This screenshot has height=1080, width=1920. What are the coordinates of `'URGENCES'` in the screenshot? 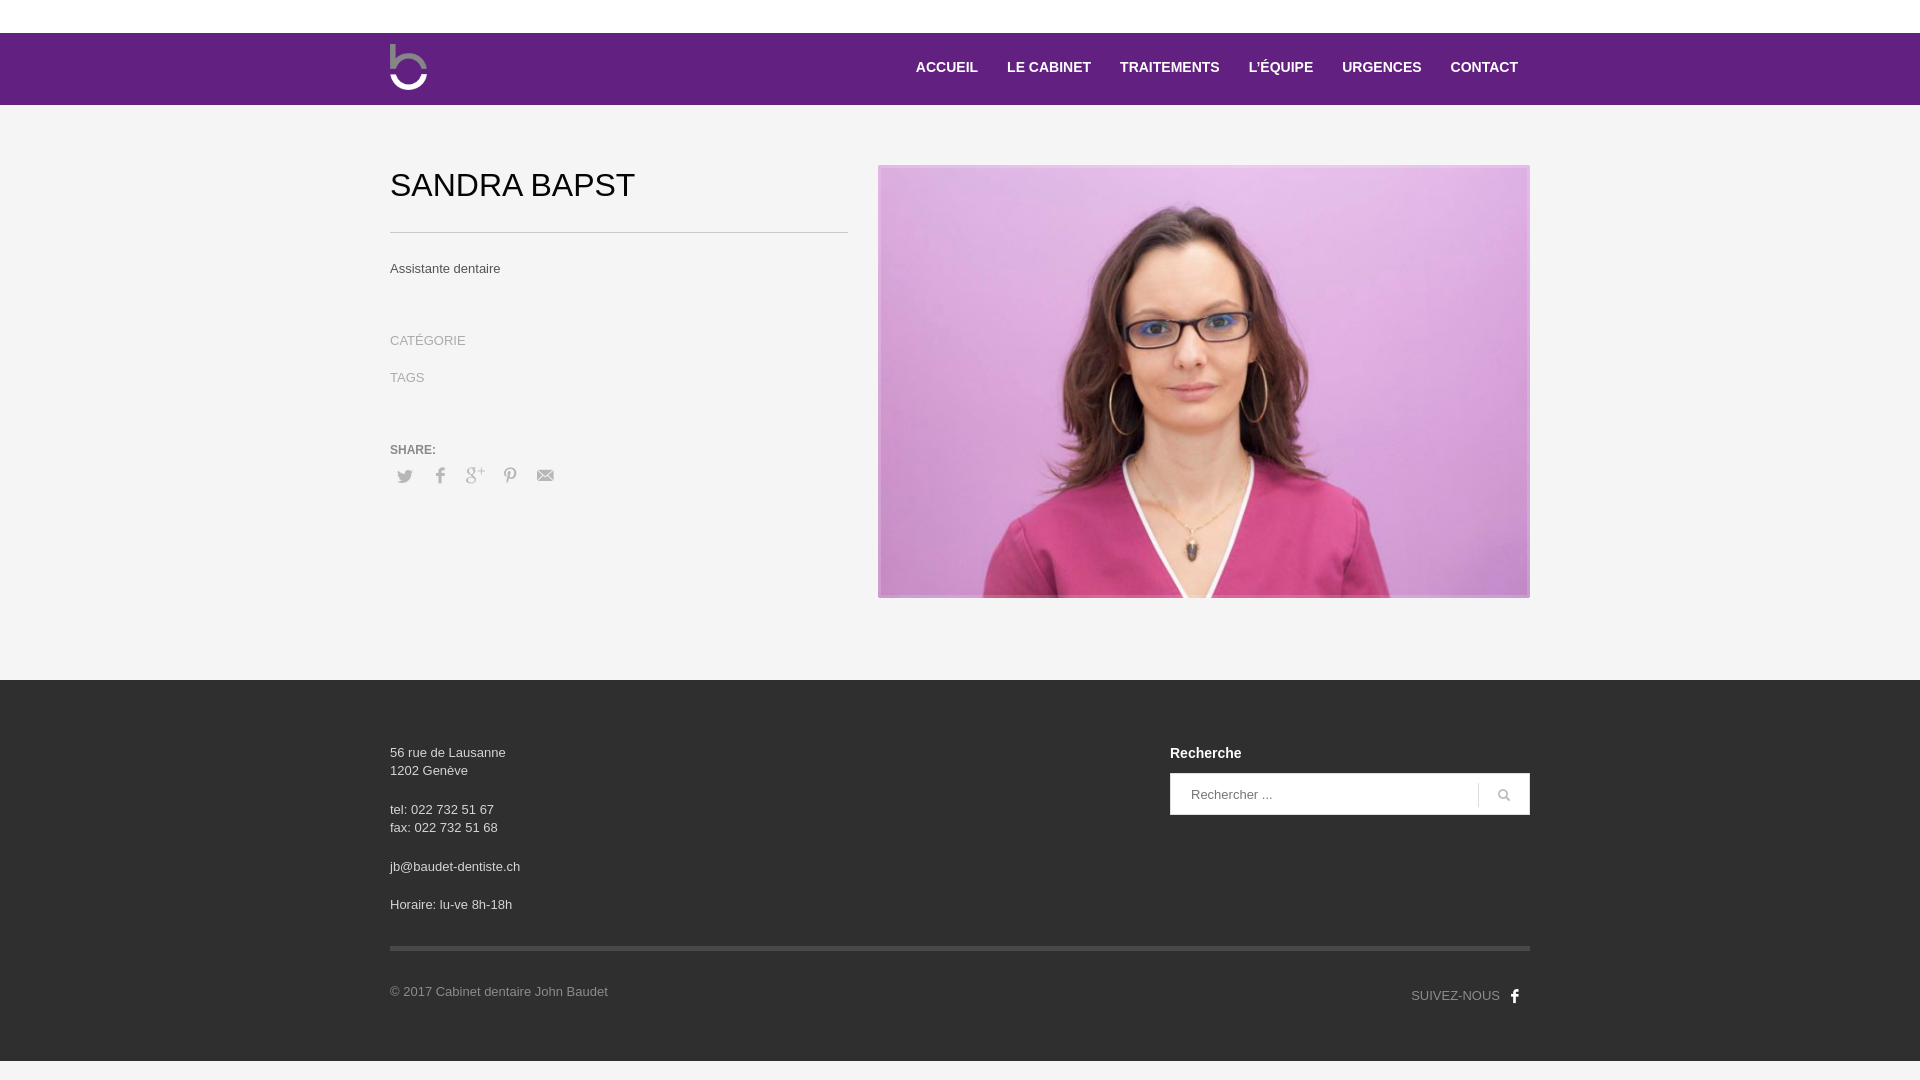 It's located at (1380, 65).